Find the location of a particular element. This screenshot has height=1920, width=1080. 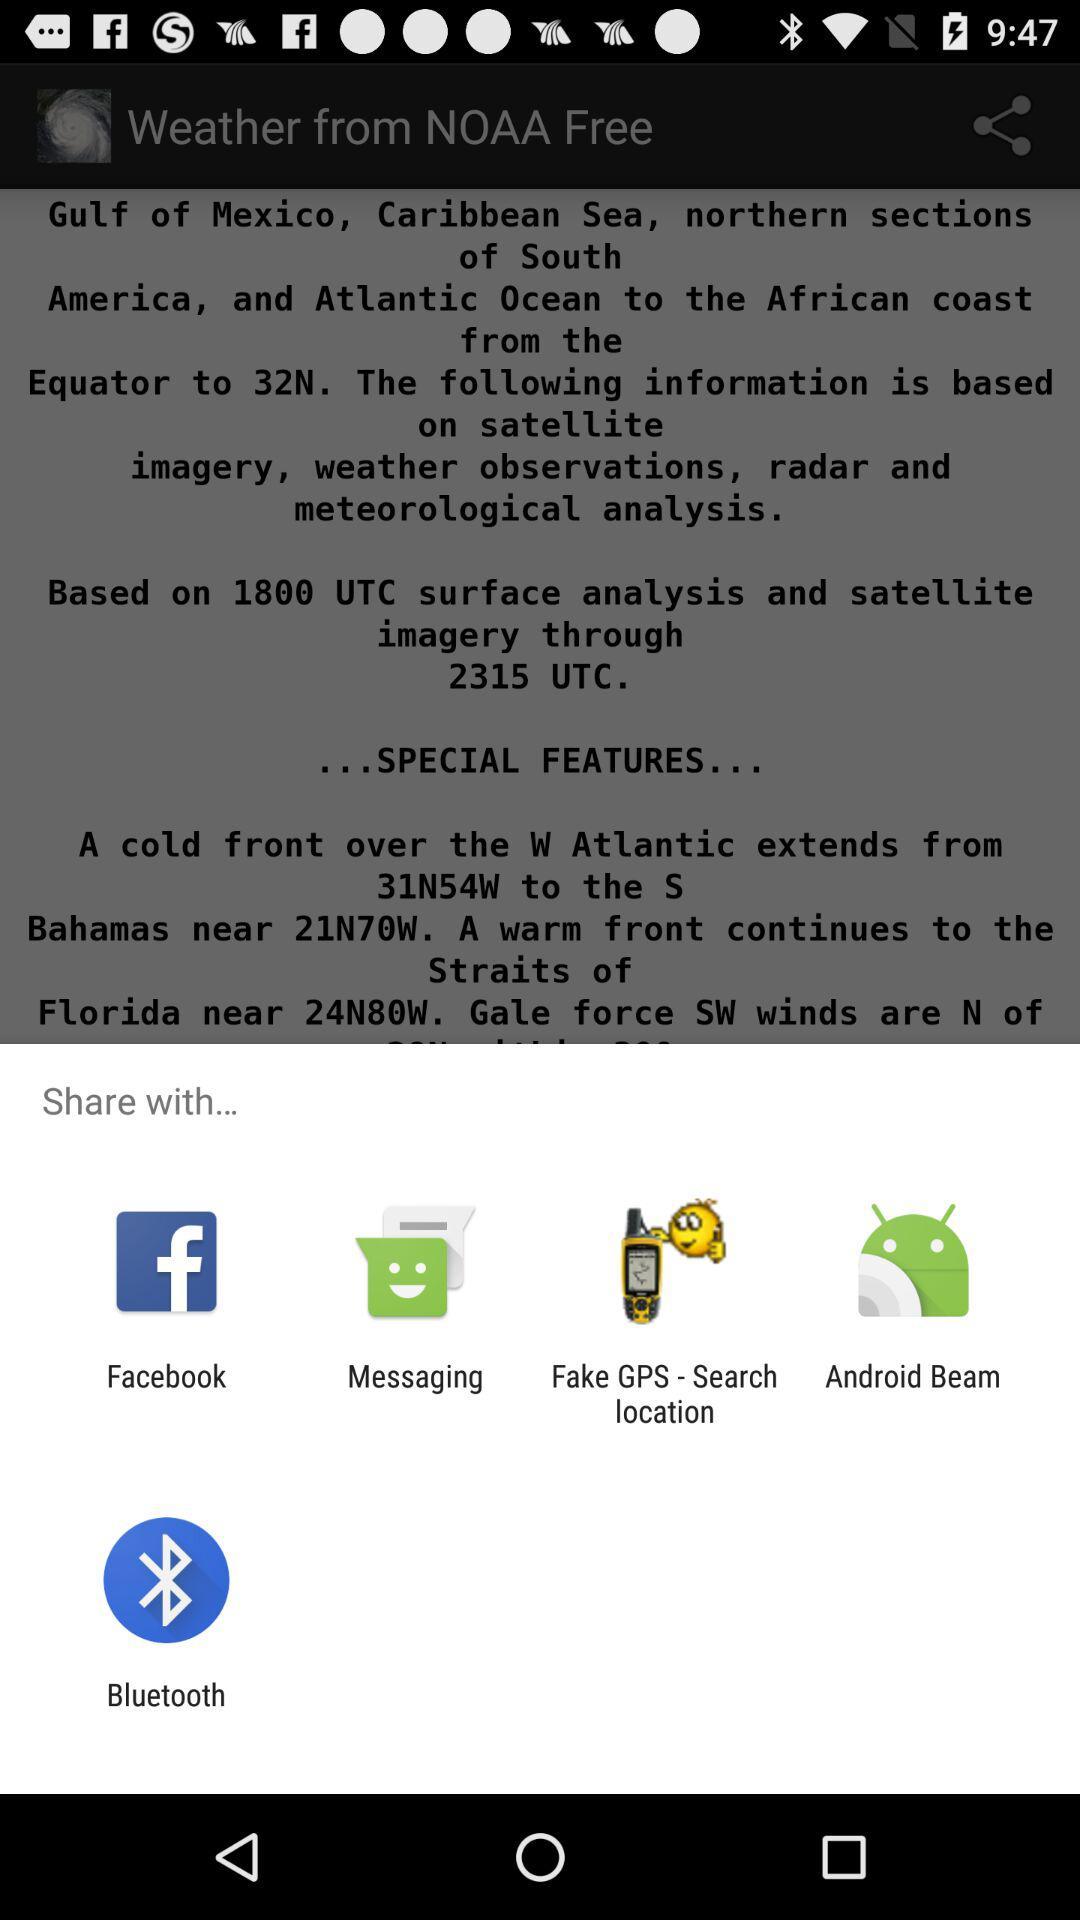

the app next to messaging icon is located at coordinates (664, 1392).